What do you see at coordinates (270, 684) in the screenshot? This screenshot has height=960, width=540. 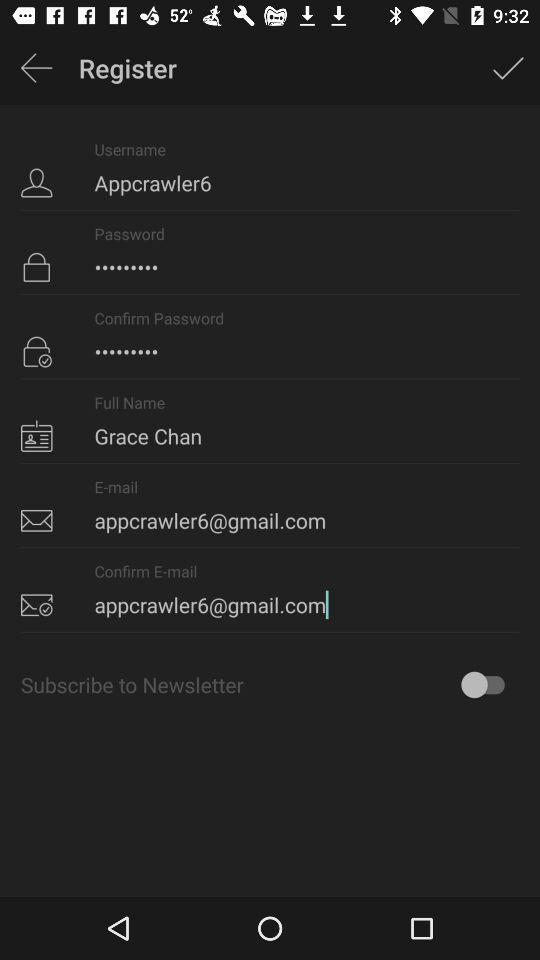 I see `the subscribe to newsletter icon` at bounding box center [270, 684].